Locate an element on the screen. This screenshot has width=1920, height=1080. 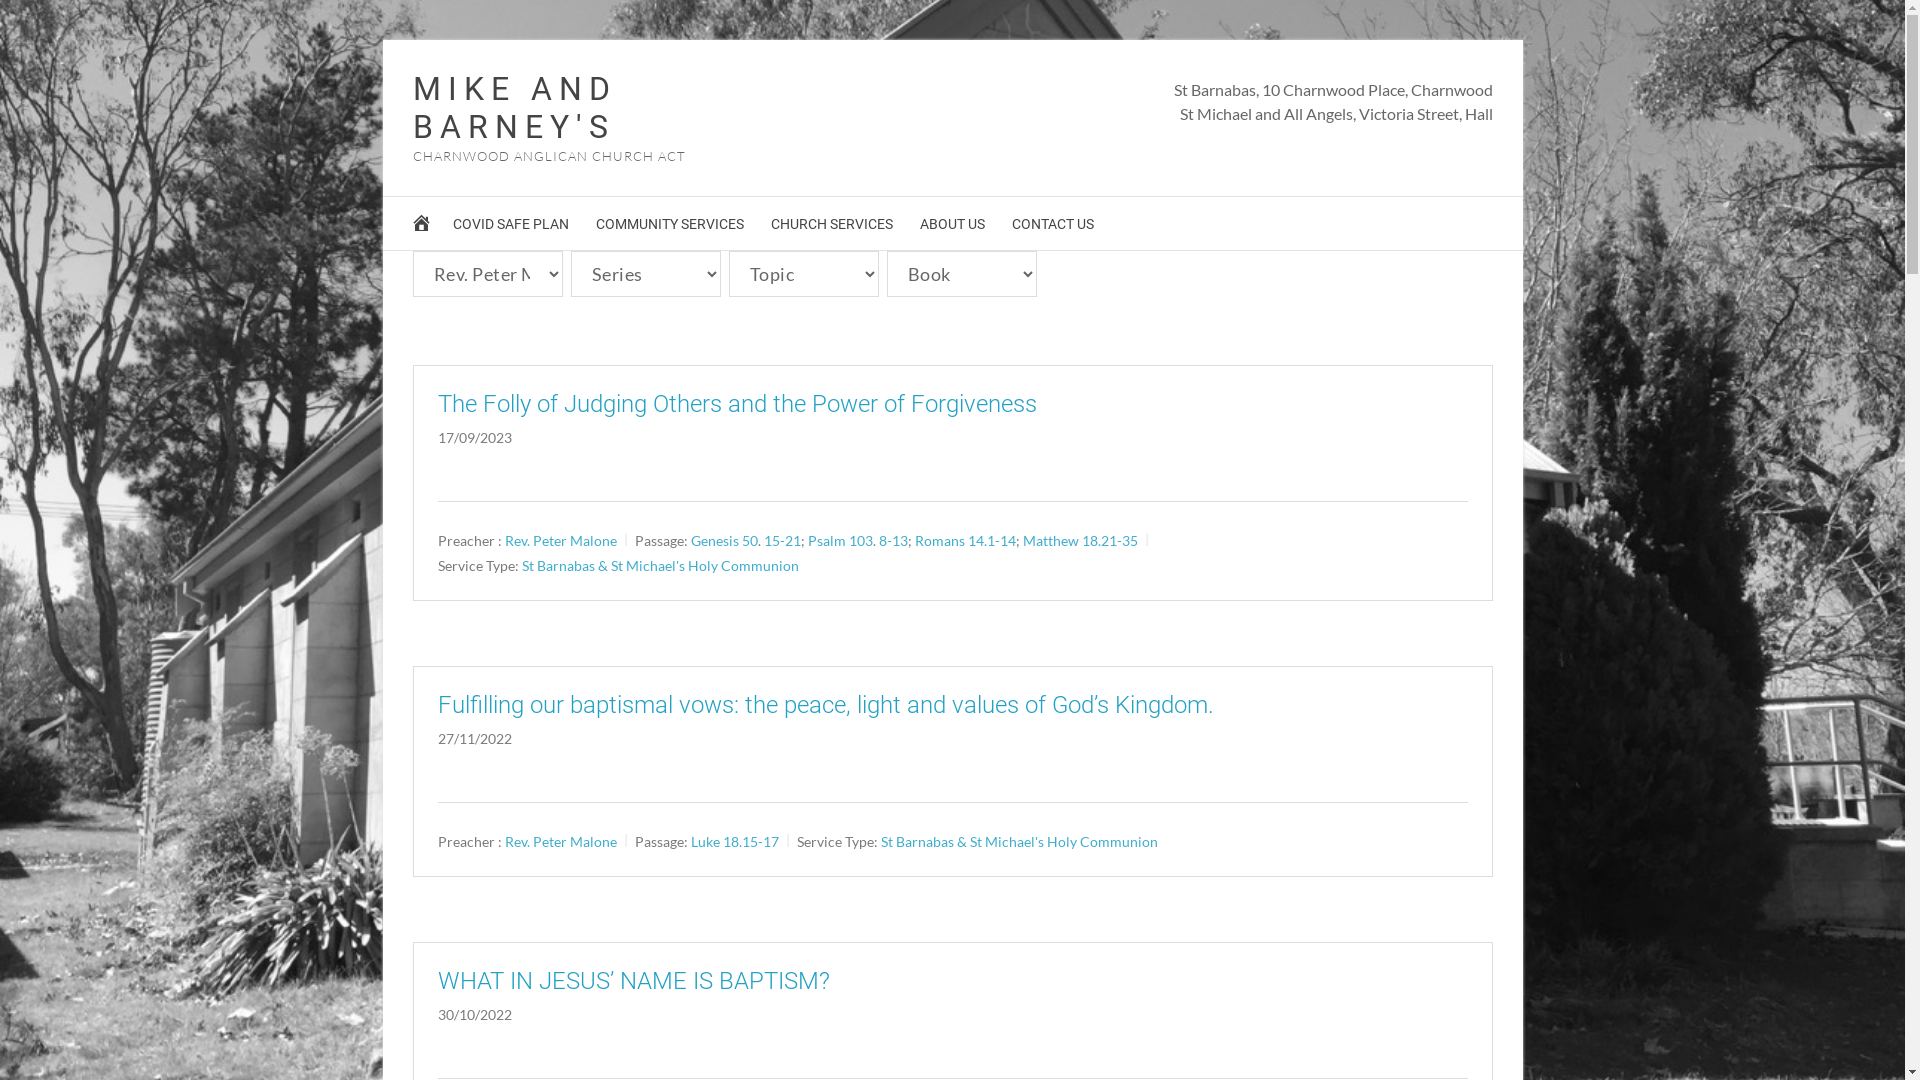
'Romans 14.1-14' is located at coordinates (964, 540).